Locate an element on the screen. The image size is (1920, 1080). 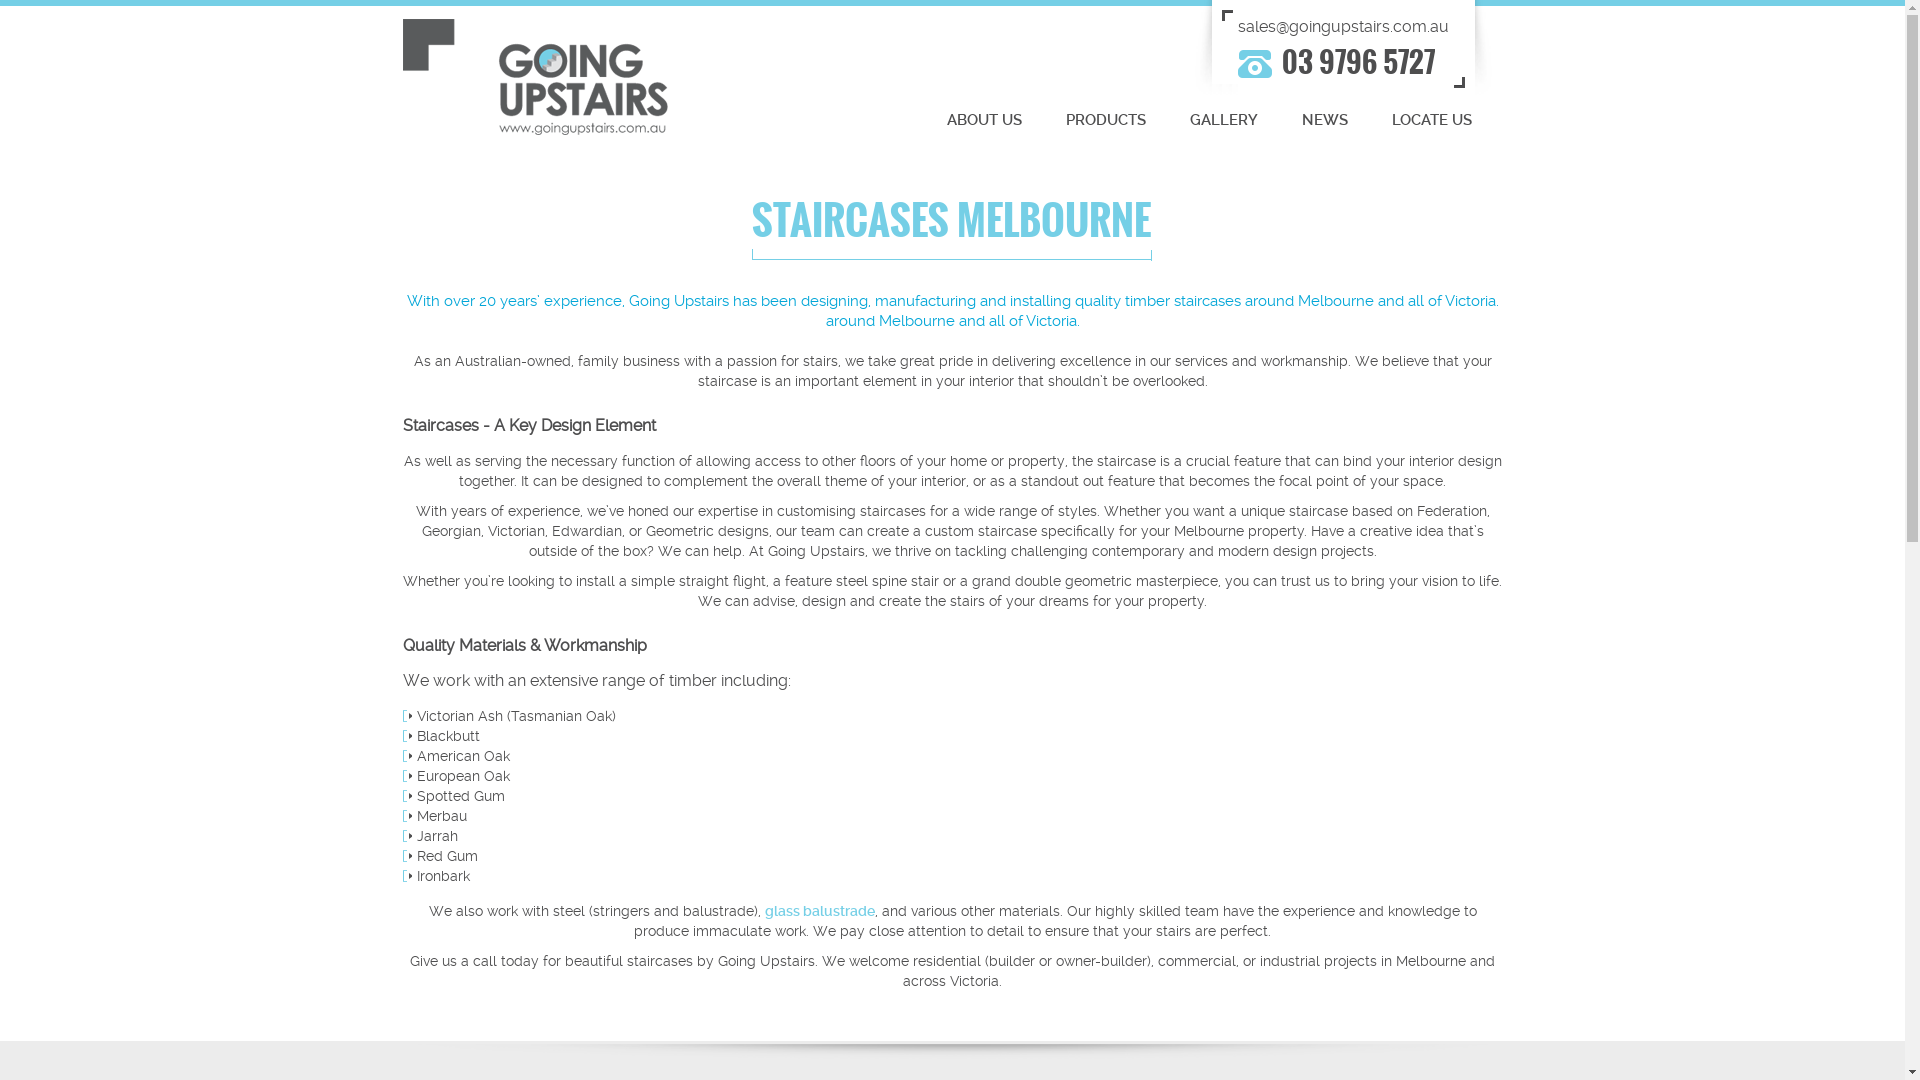
'LOCATE US' is located at coordinates (1430, 122).